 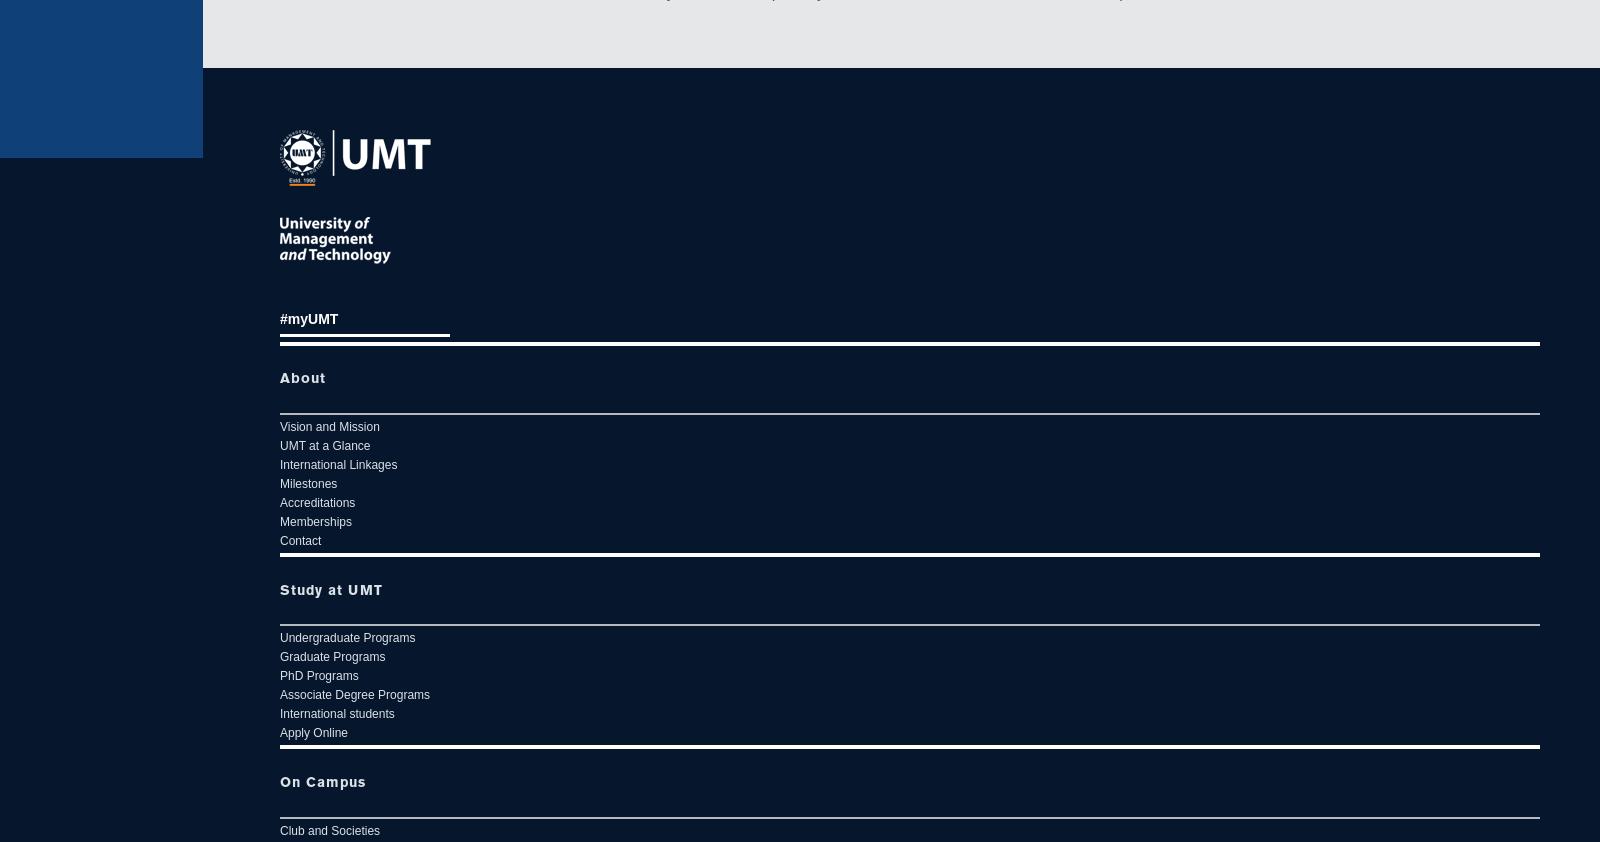 I want to click on 'Associate Degree Programs', so click(x=355, y=694).